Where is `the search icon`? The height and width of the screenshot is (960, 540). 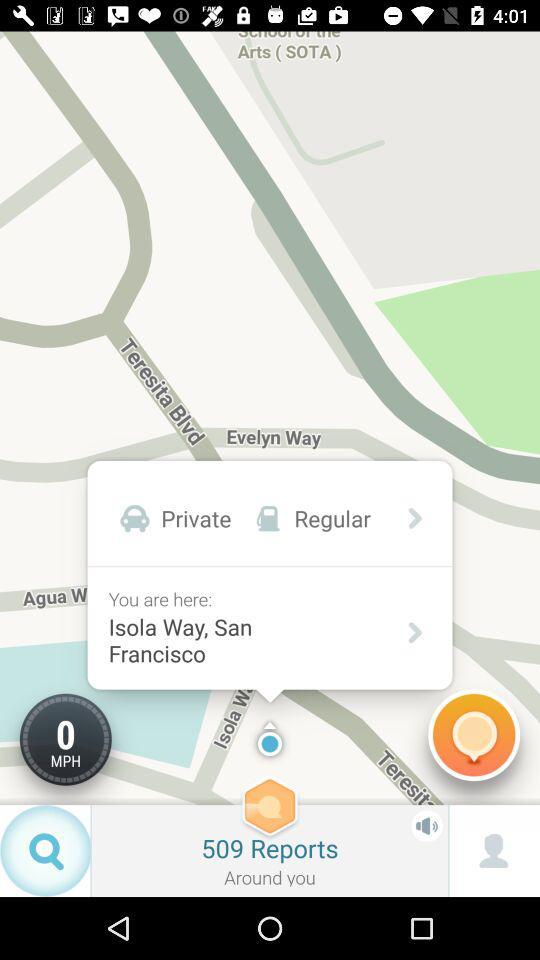 the search icon is located at coordinates (52, 848).